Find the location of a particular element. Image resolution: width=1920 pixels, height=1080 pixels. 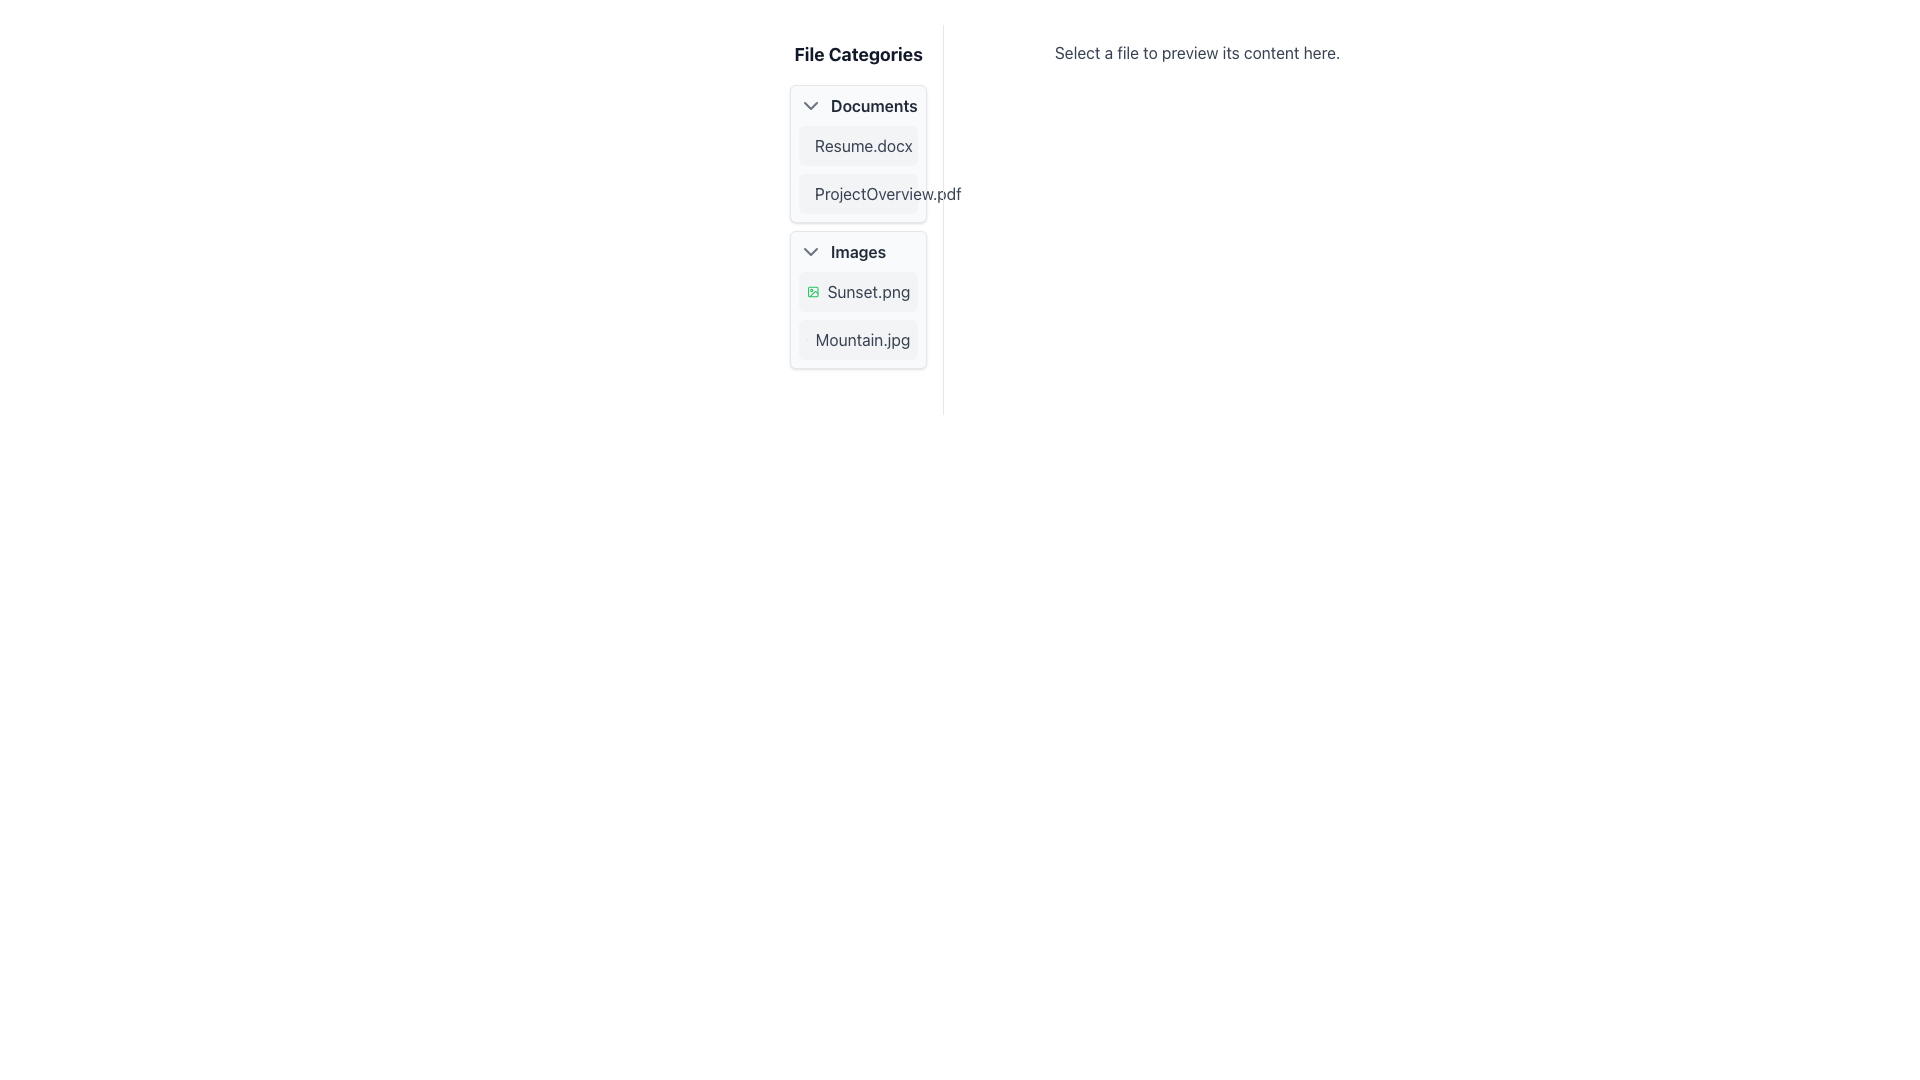

the instructional text label that guides users to select a file for preview, located at the top-center of the right panel is located at coordinates (1197, 52).